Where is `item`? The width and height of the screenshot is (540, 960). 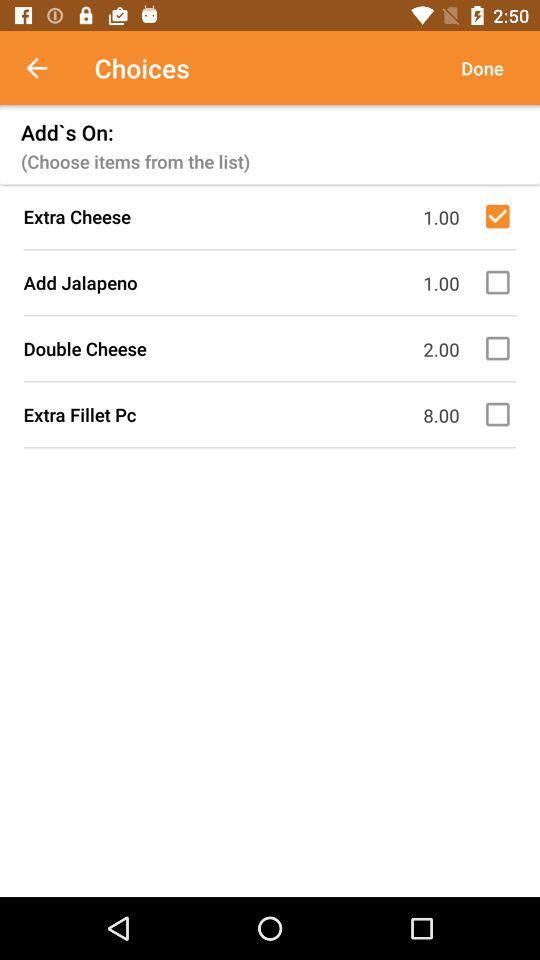
item is located at coordinates (500, 216).